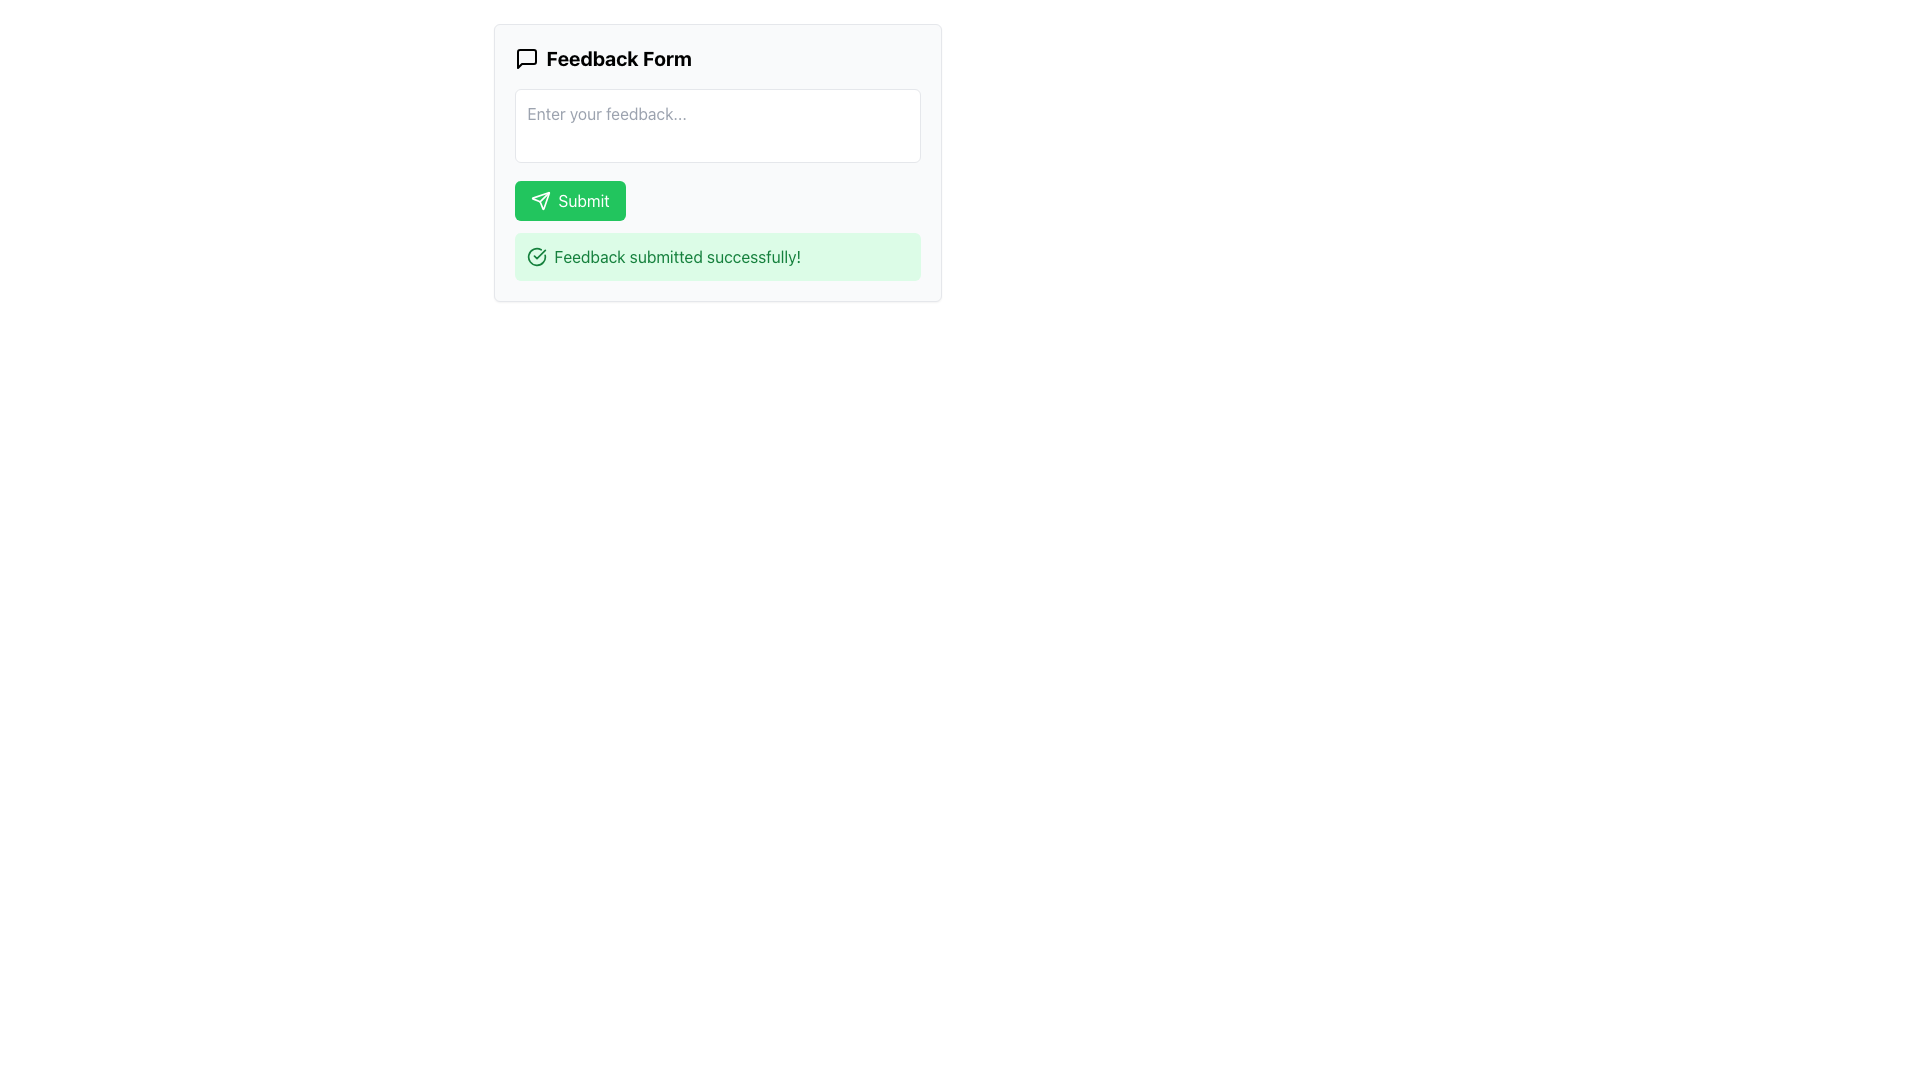 This screenshot has width=1920, height=1080. I want to click on the icon element located on the green 'Submit' button, so click(540, 200).